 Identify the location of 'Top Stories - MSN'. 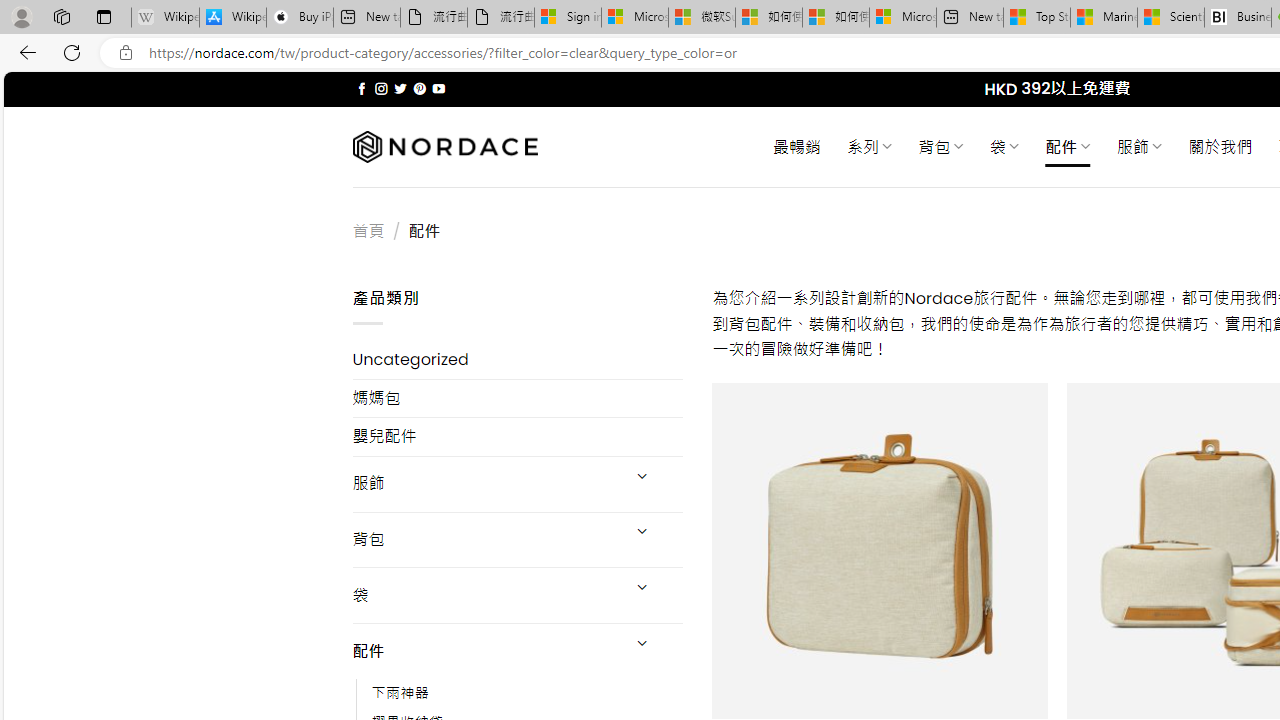
(1036, 17).